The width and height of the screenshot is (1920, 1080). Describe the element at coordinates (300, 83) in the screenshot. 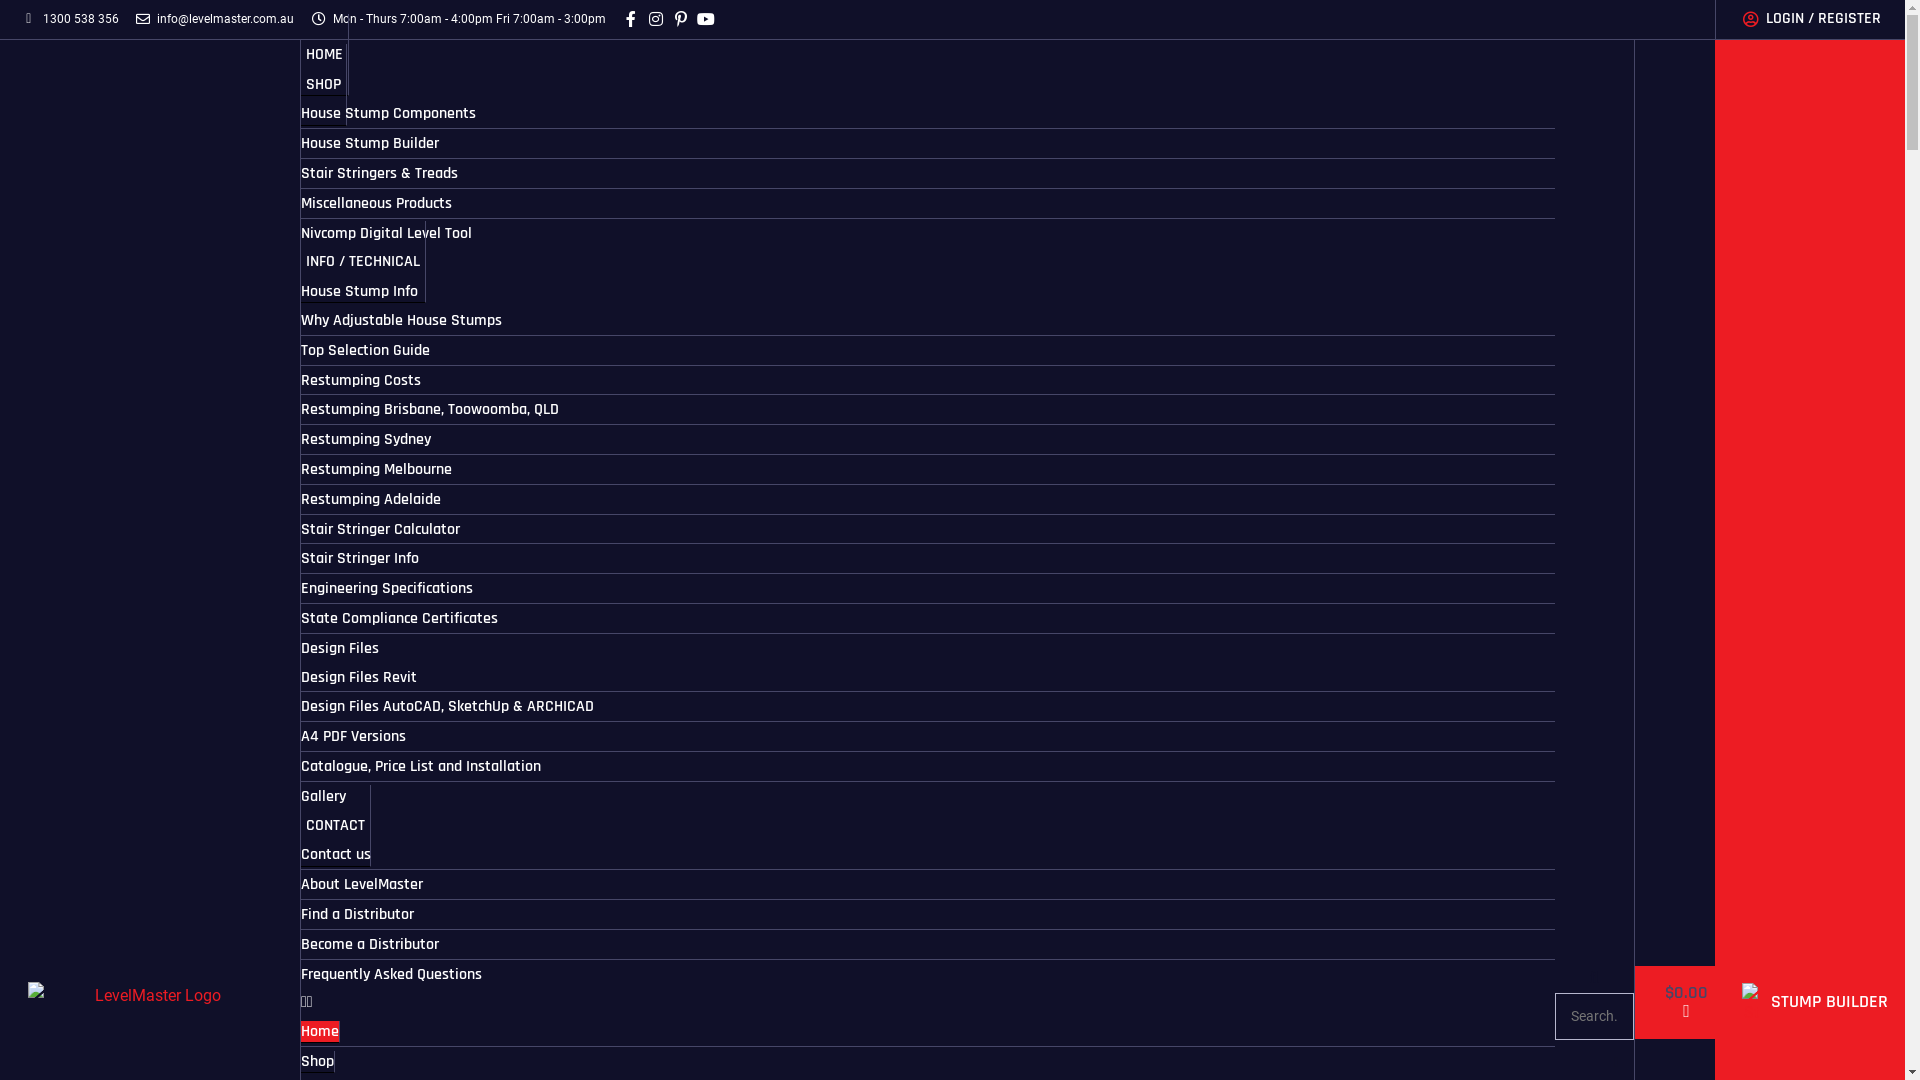

I see `'SHOP'` at that location.